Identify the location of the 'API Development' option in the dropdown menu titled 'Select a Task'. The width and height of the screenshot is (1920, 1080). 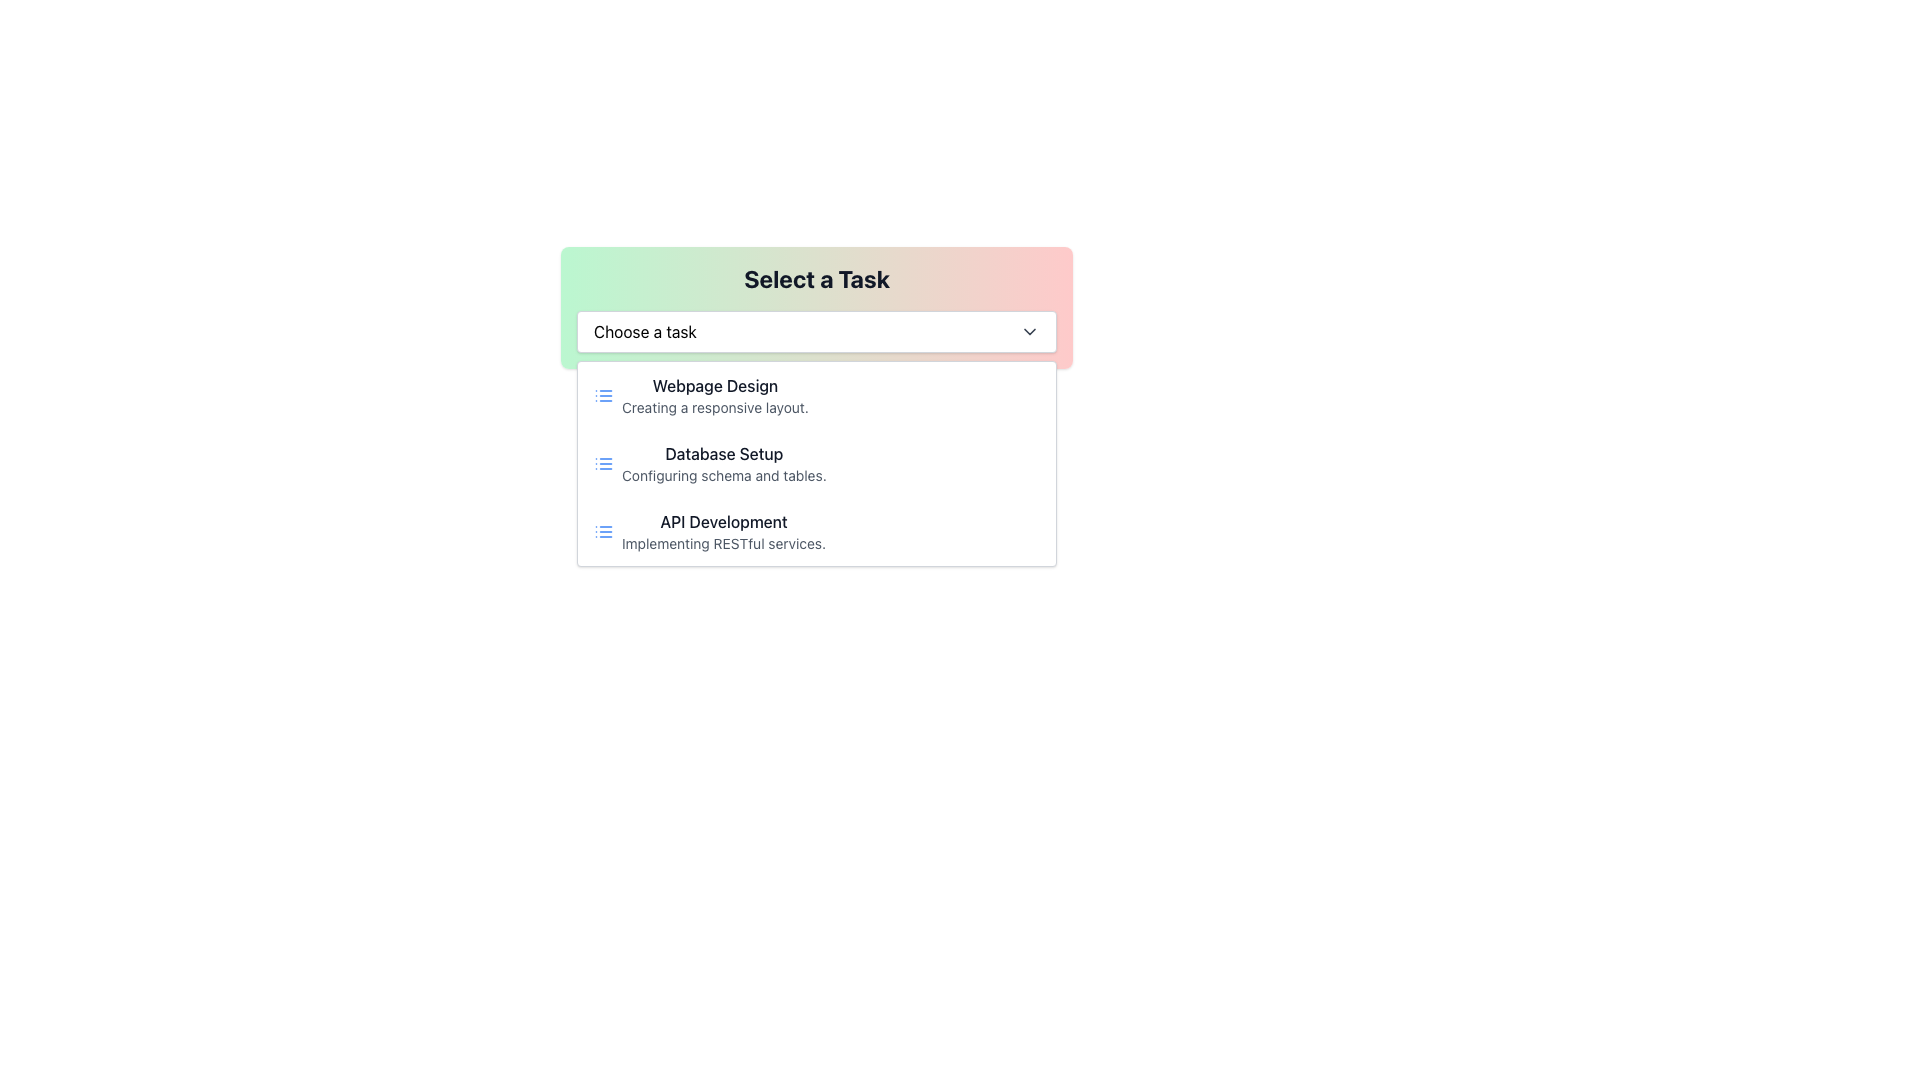
(816, 531).